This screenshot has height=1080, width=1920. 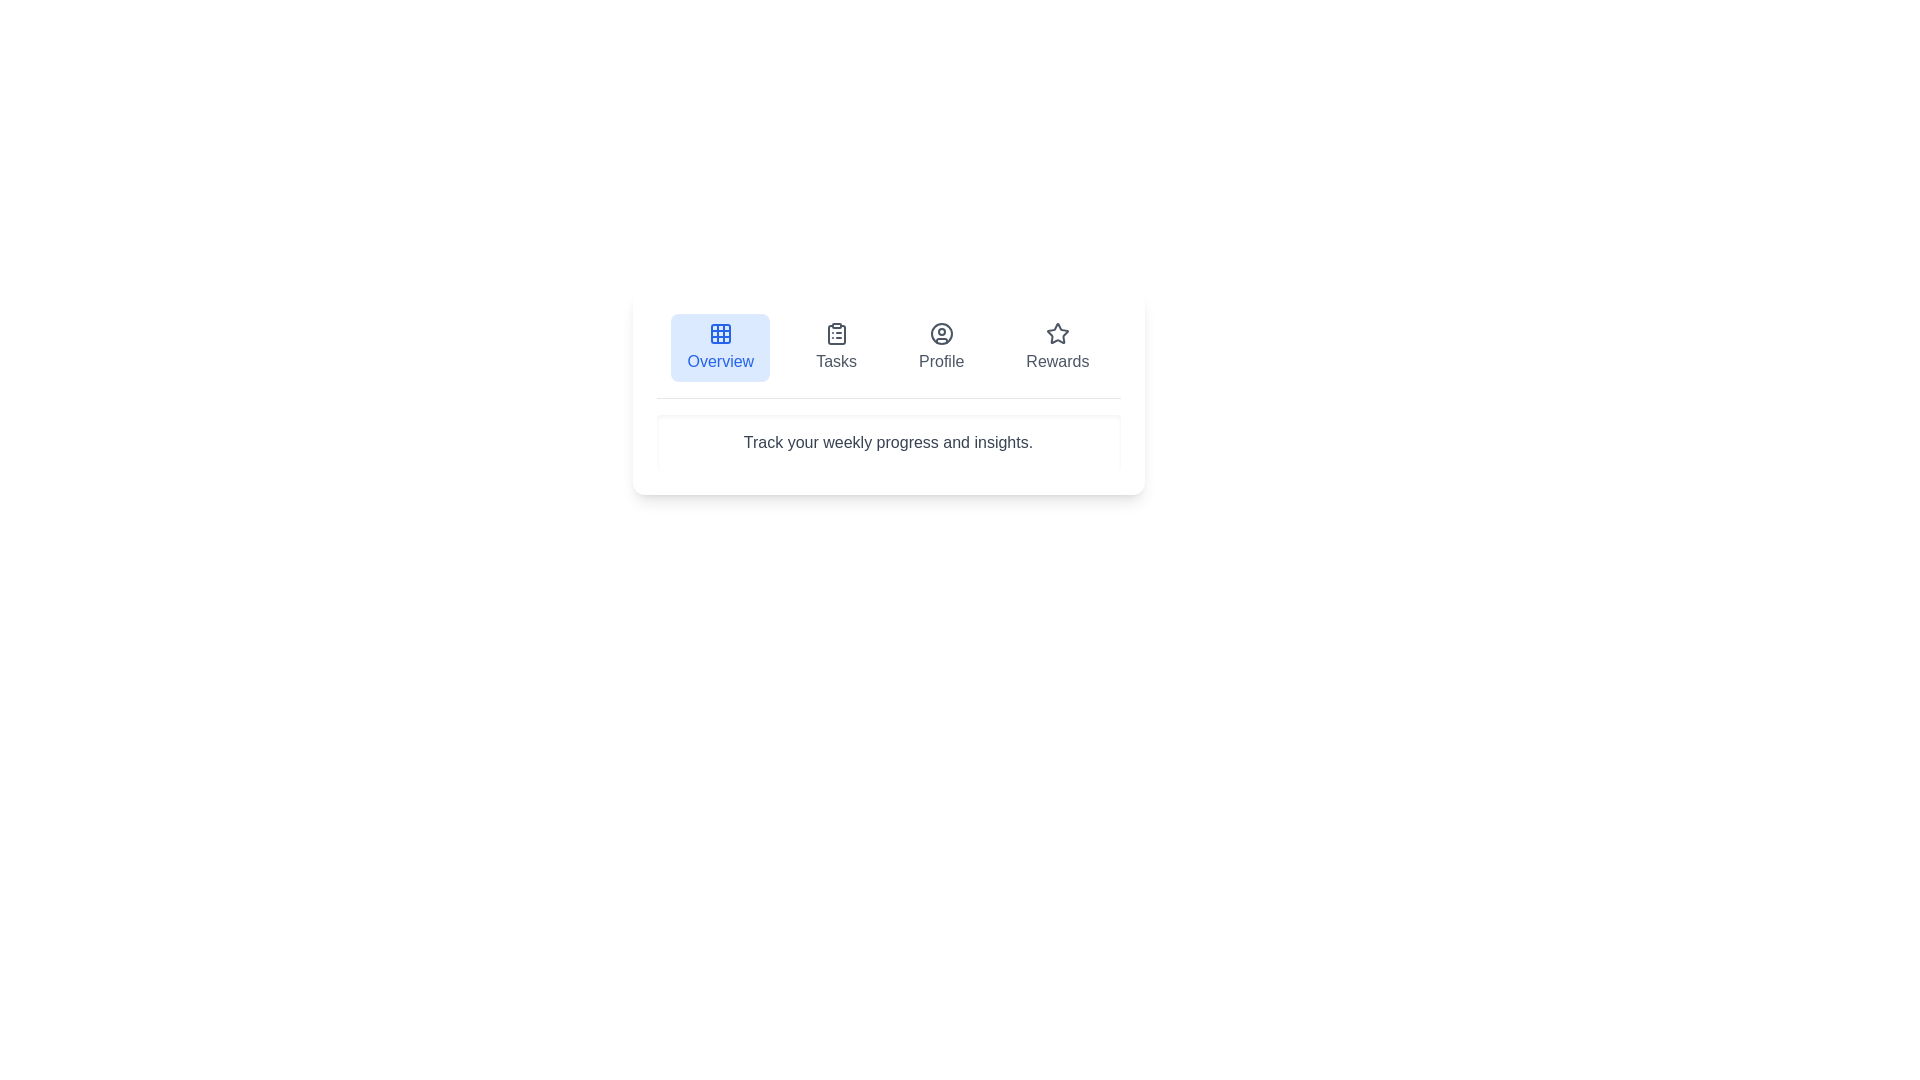 What do you see at coordinates (887, 392) in the screenshot?
I see `the navigation bar within the Composite section that includes links for 'Overview,' 'Tasks,' 'Profile,' and 'Rewards' to switch sections` at bounding box center [887, 392].